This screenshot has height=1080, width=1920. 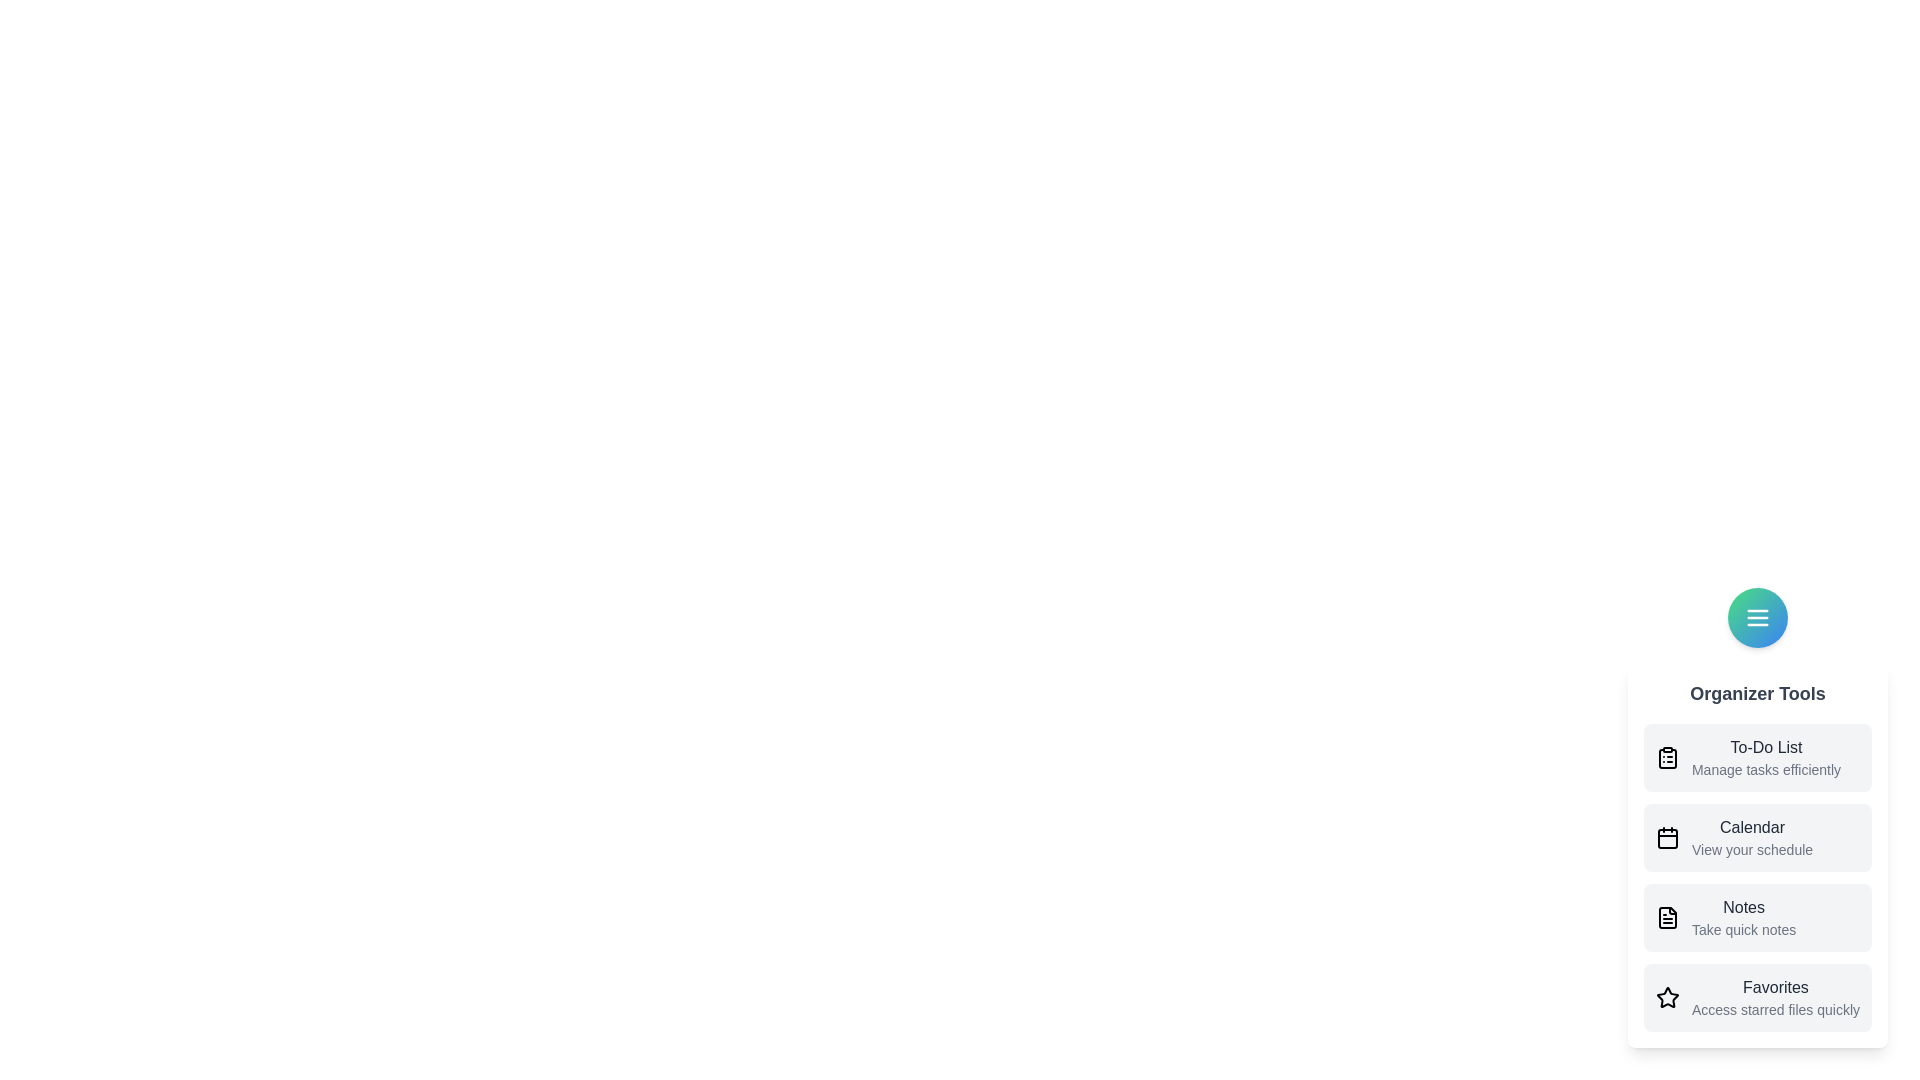 What do you see at coordinates (1756, 918) in the screenshot?
I see `the organizer tool item Notes` at bounding box center [1756, 918].